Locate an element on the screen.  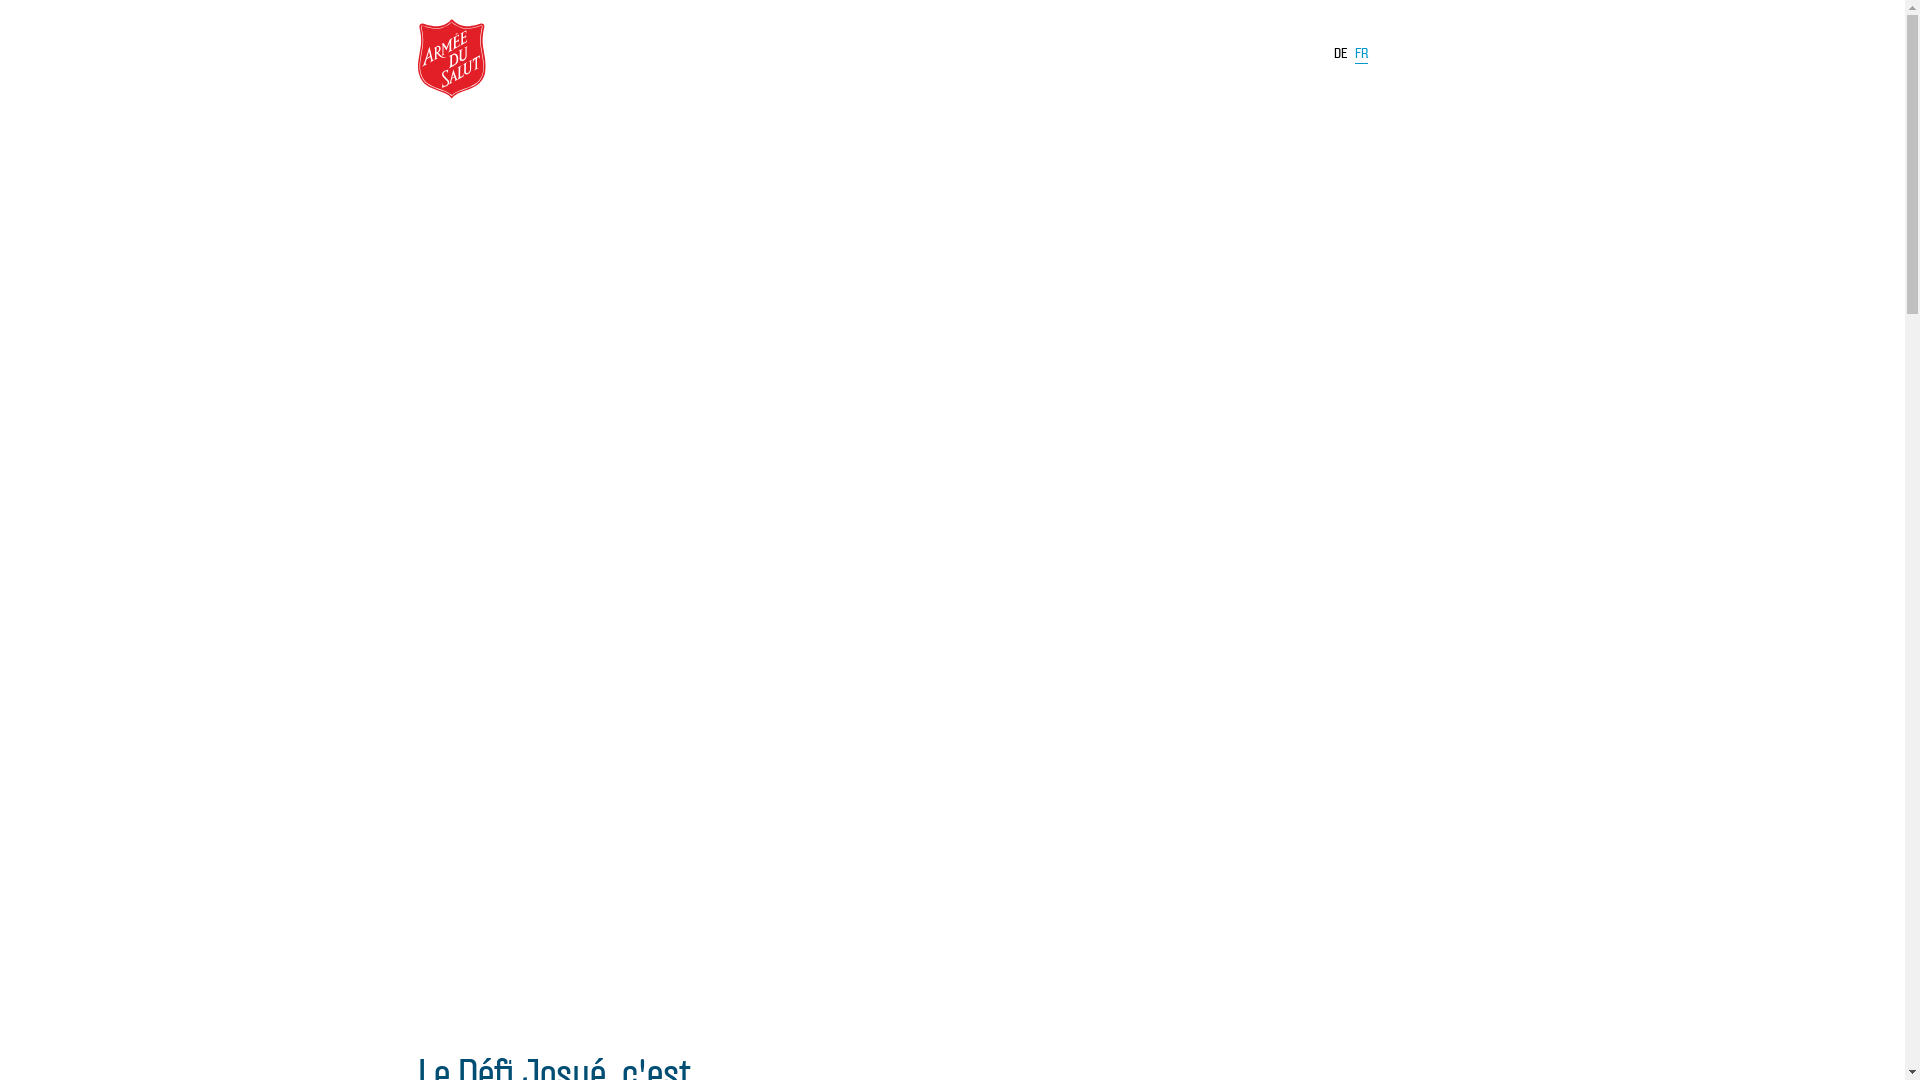
'DE' is located at coordinates (1340, 53).